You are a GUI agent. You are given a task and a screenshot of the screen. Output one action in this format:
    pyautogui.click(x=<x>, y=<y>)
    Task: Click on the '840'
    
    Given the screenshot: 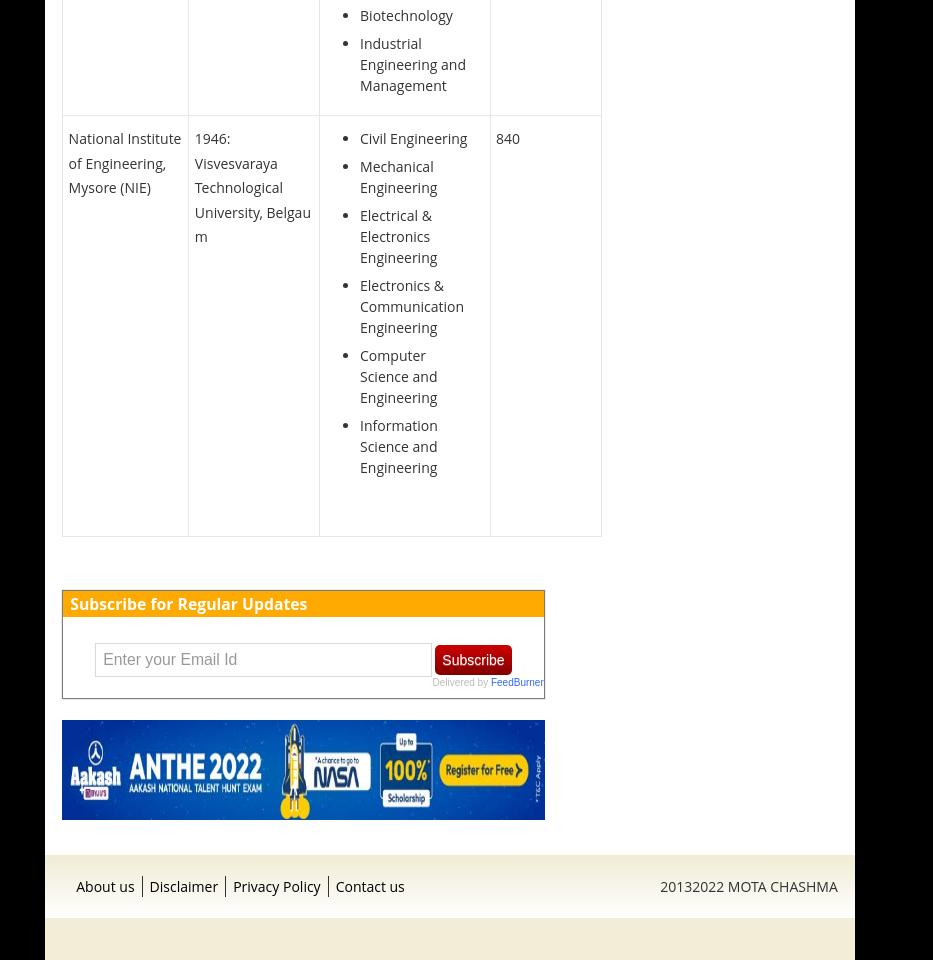 What is the action you would take?
    pyautogui.click(x=494, y=137)
    